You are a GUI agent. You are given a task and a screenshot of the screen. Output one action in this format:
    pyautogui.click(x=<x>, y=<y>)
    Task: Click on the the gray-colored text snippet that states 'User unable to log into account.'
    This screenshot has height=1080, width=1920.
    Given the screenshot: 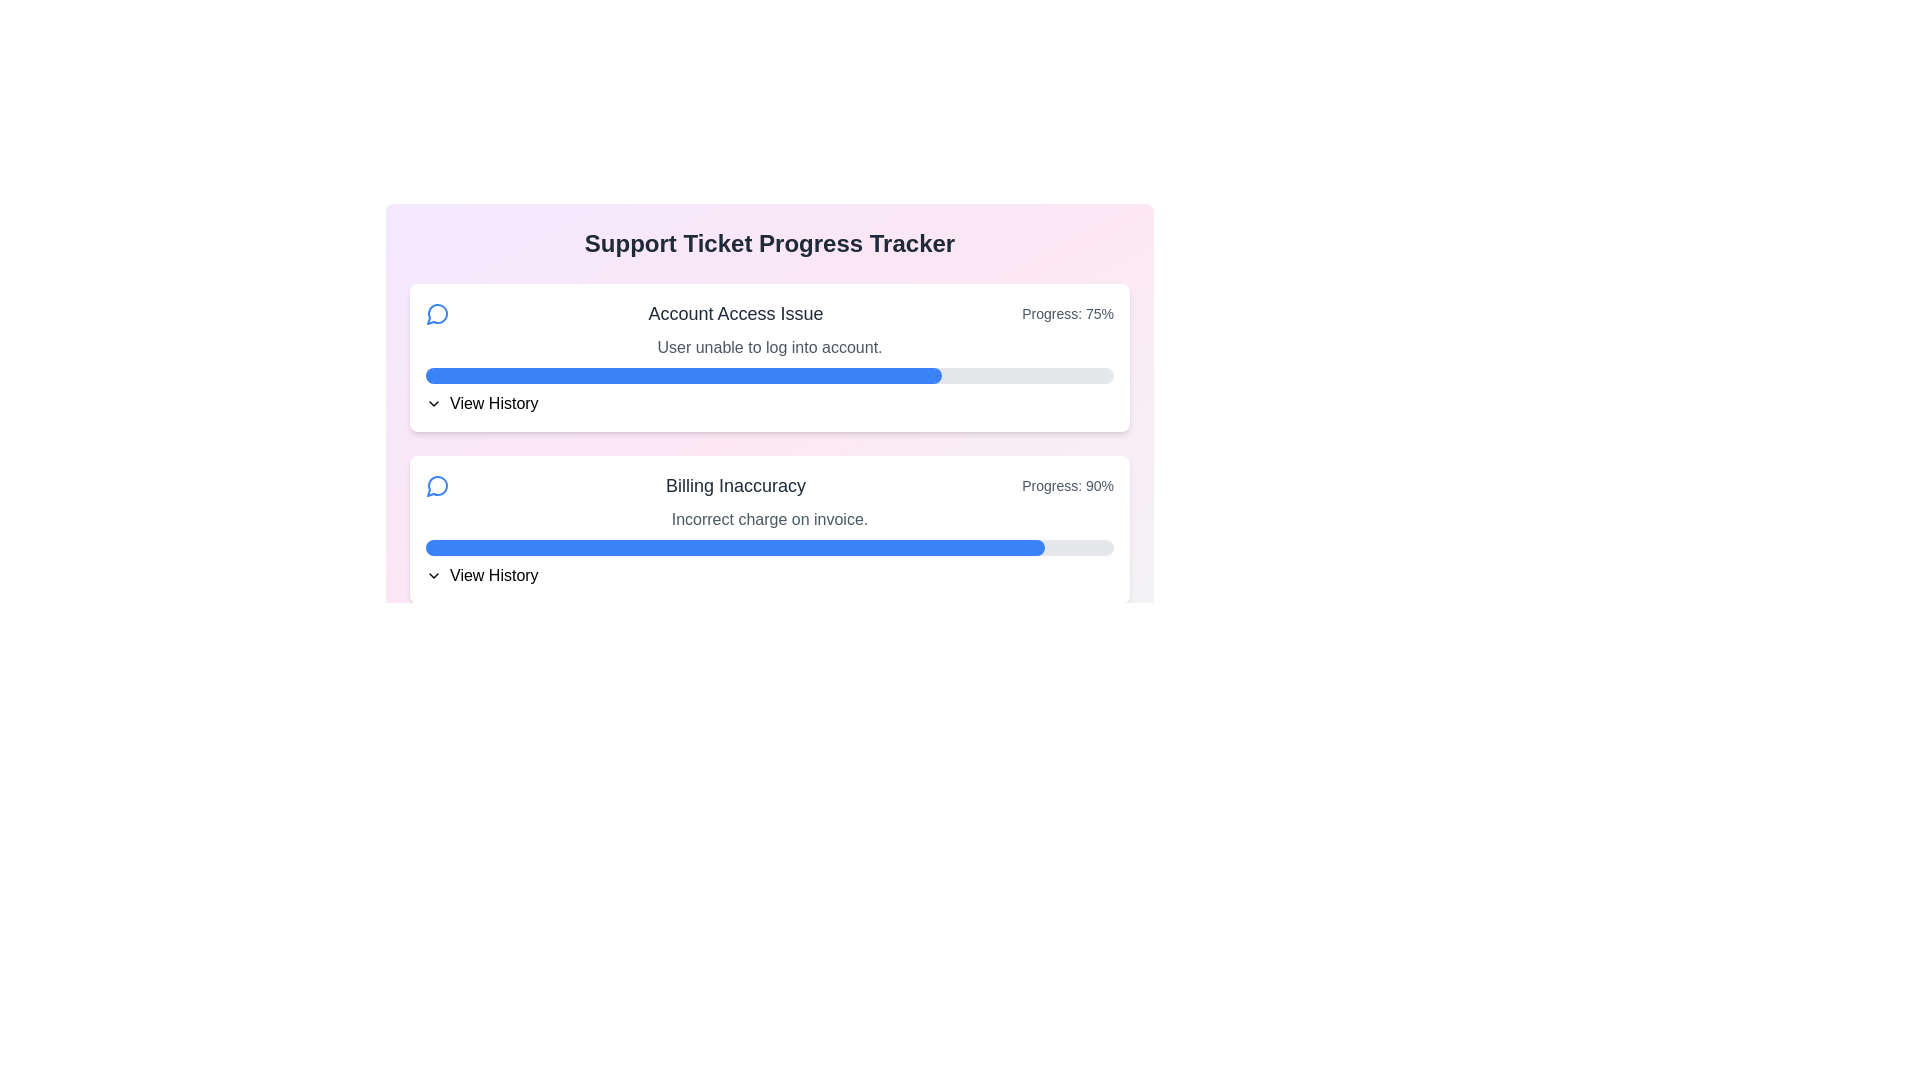 What is the action you would take?
    pyautogui.click(x=768, y=346)
    